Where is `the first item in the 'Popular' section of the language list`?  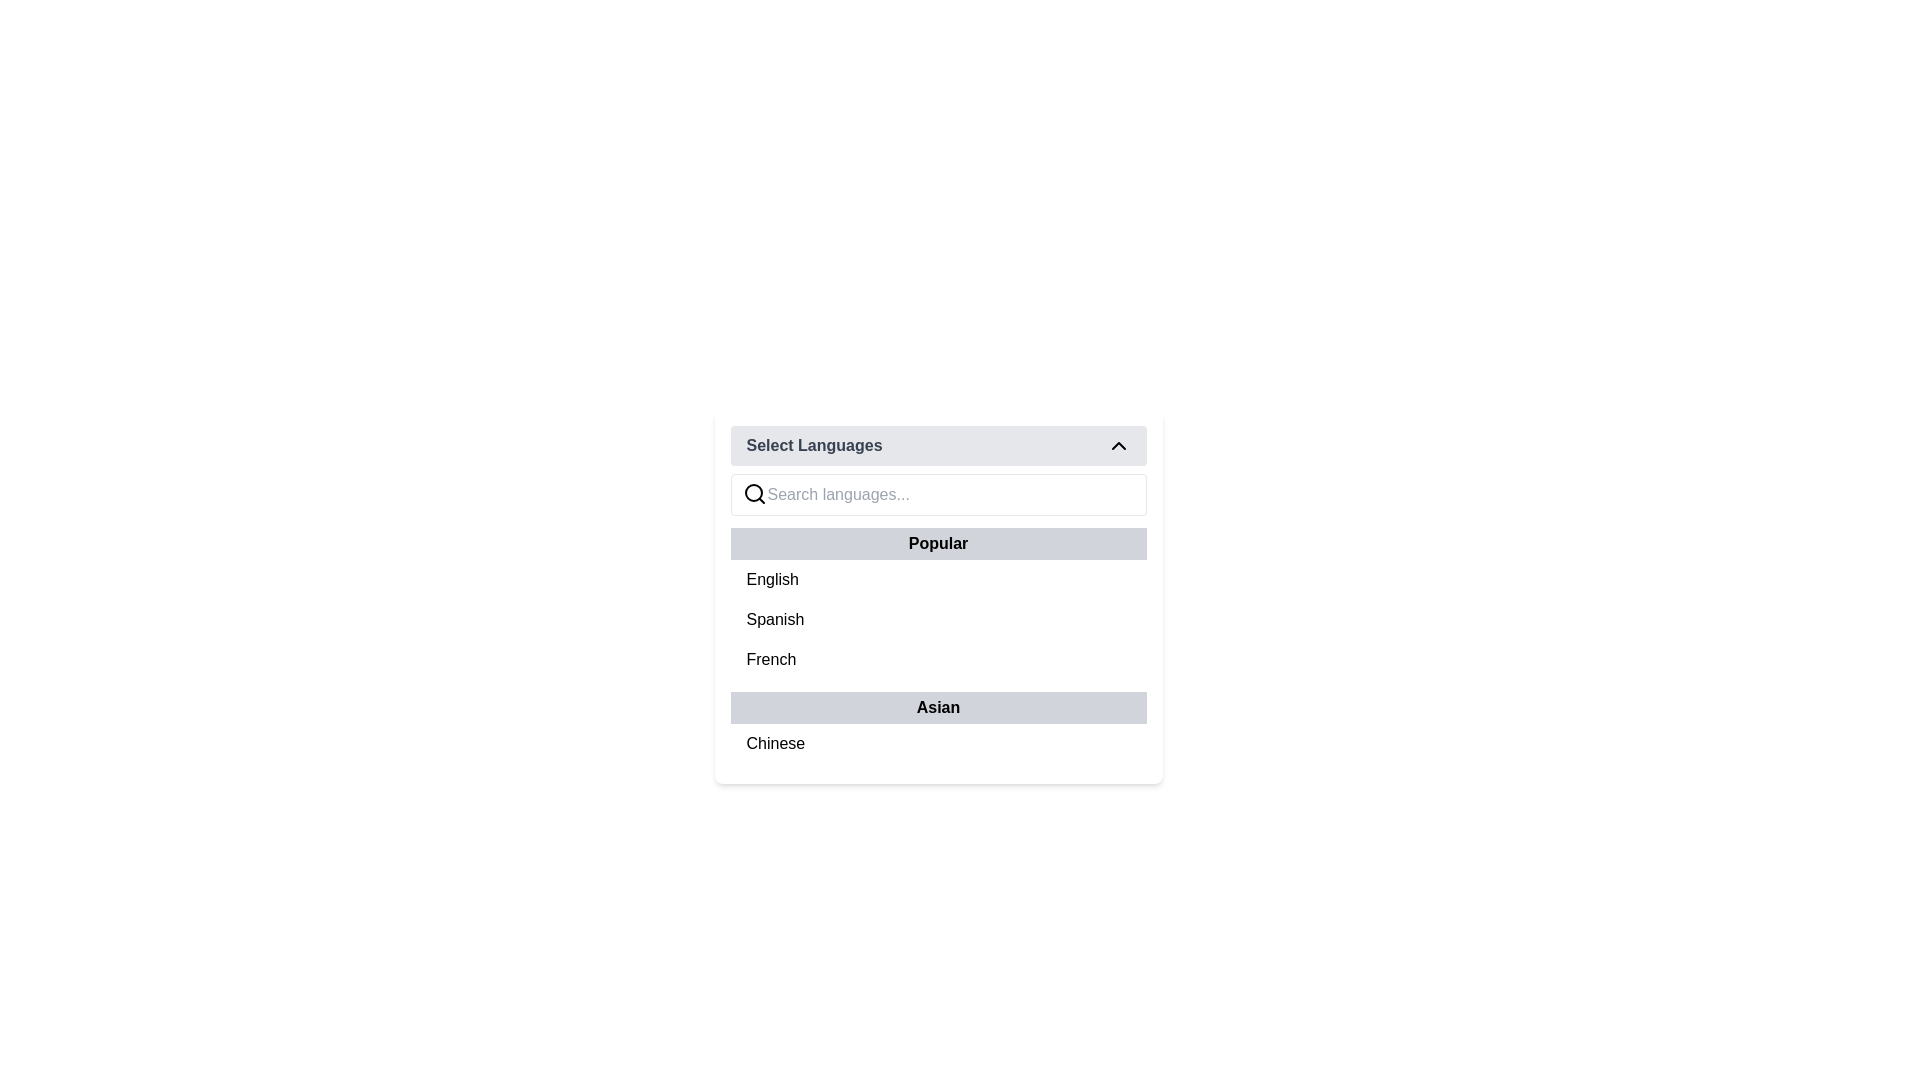 the first item in the 'Popular' section of the language list is located at coordinates (937, 579).